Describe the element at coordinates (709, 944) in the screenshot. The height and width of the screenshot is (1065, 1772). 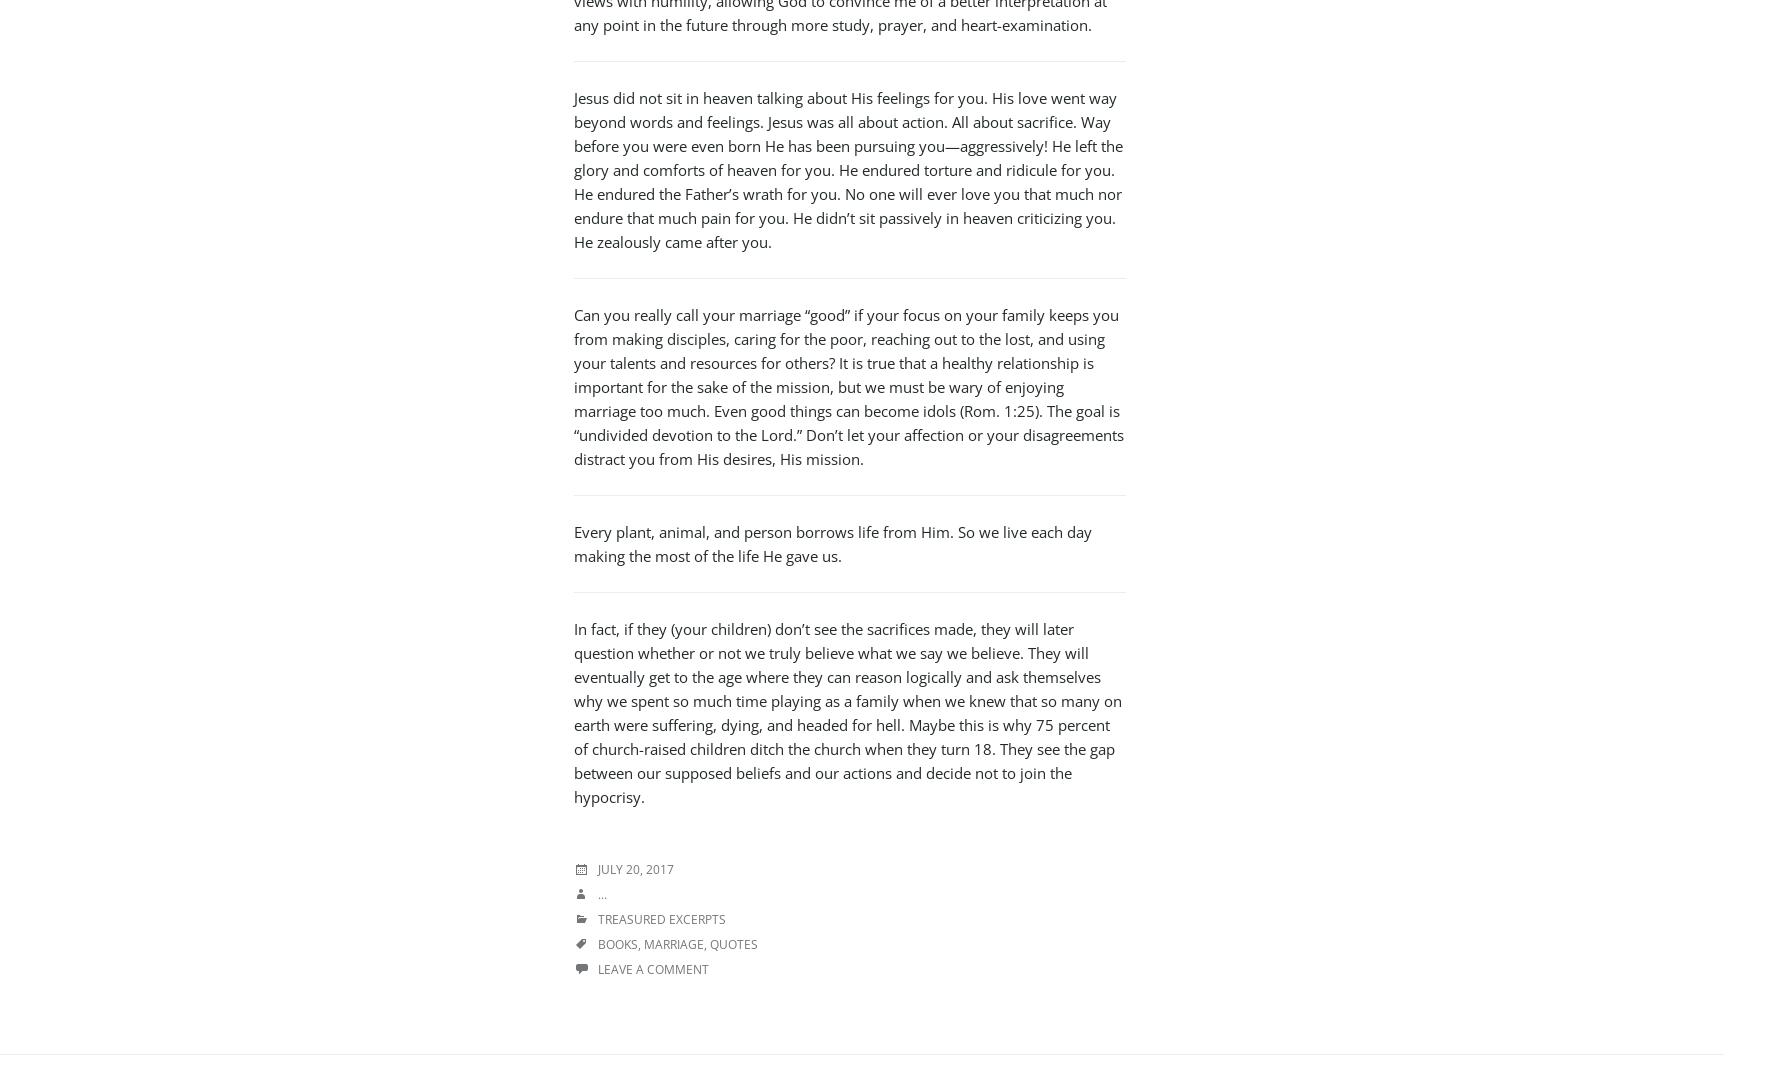
I see `'quotes'` at that location.